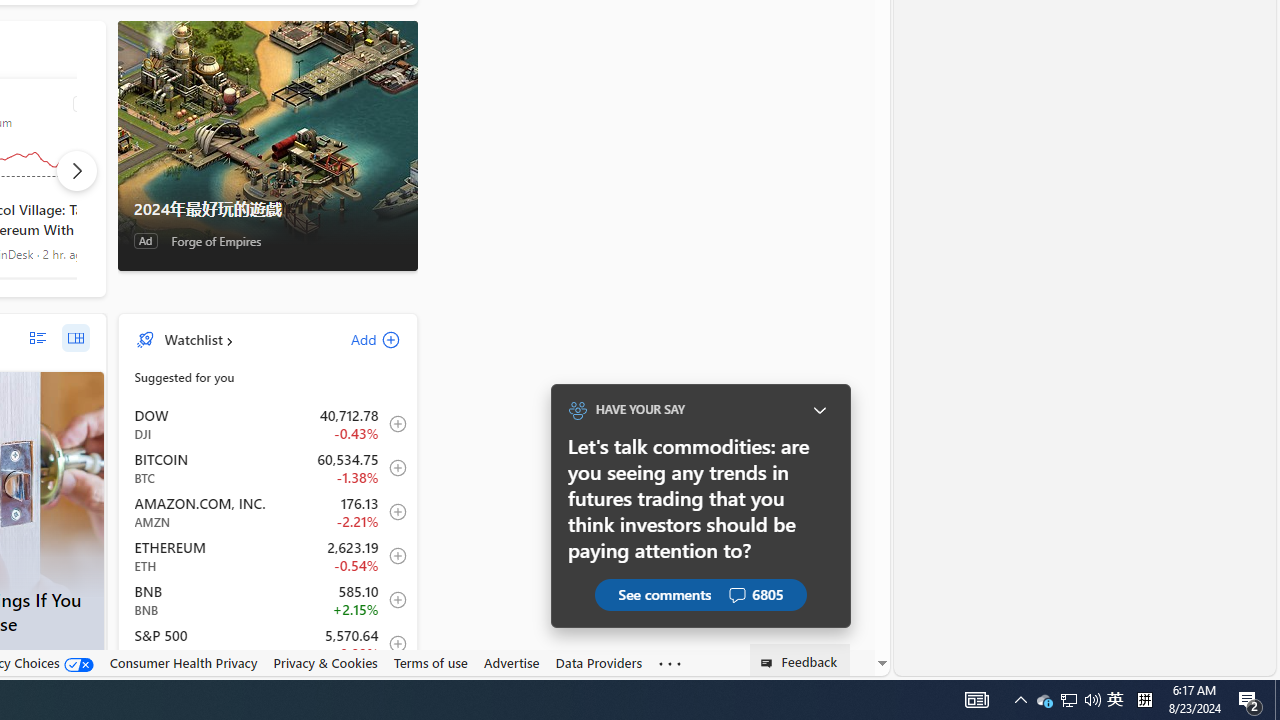 This screenshot has width=1280, height=720. What do you see at coordinates (769, 663) in the screenshot?
I see `'Class: feedback_link_icon-DS-EntryPoint1-1'` at bounding box center [769, 663].